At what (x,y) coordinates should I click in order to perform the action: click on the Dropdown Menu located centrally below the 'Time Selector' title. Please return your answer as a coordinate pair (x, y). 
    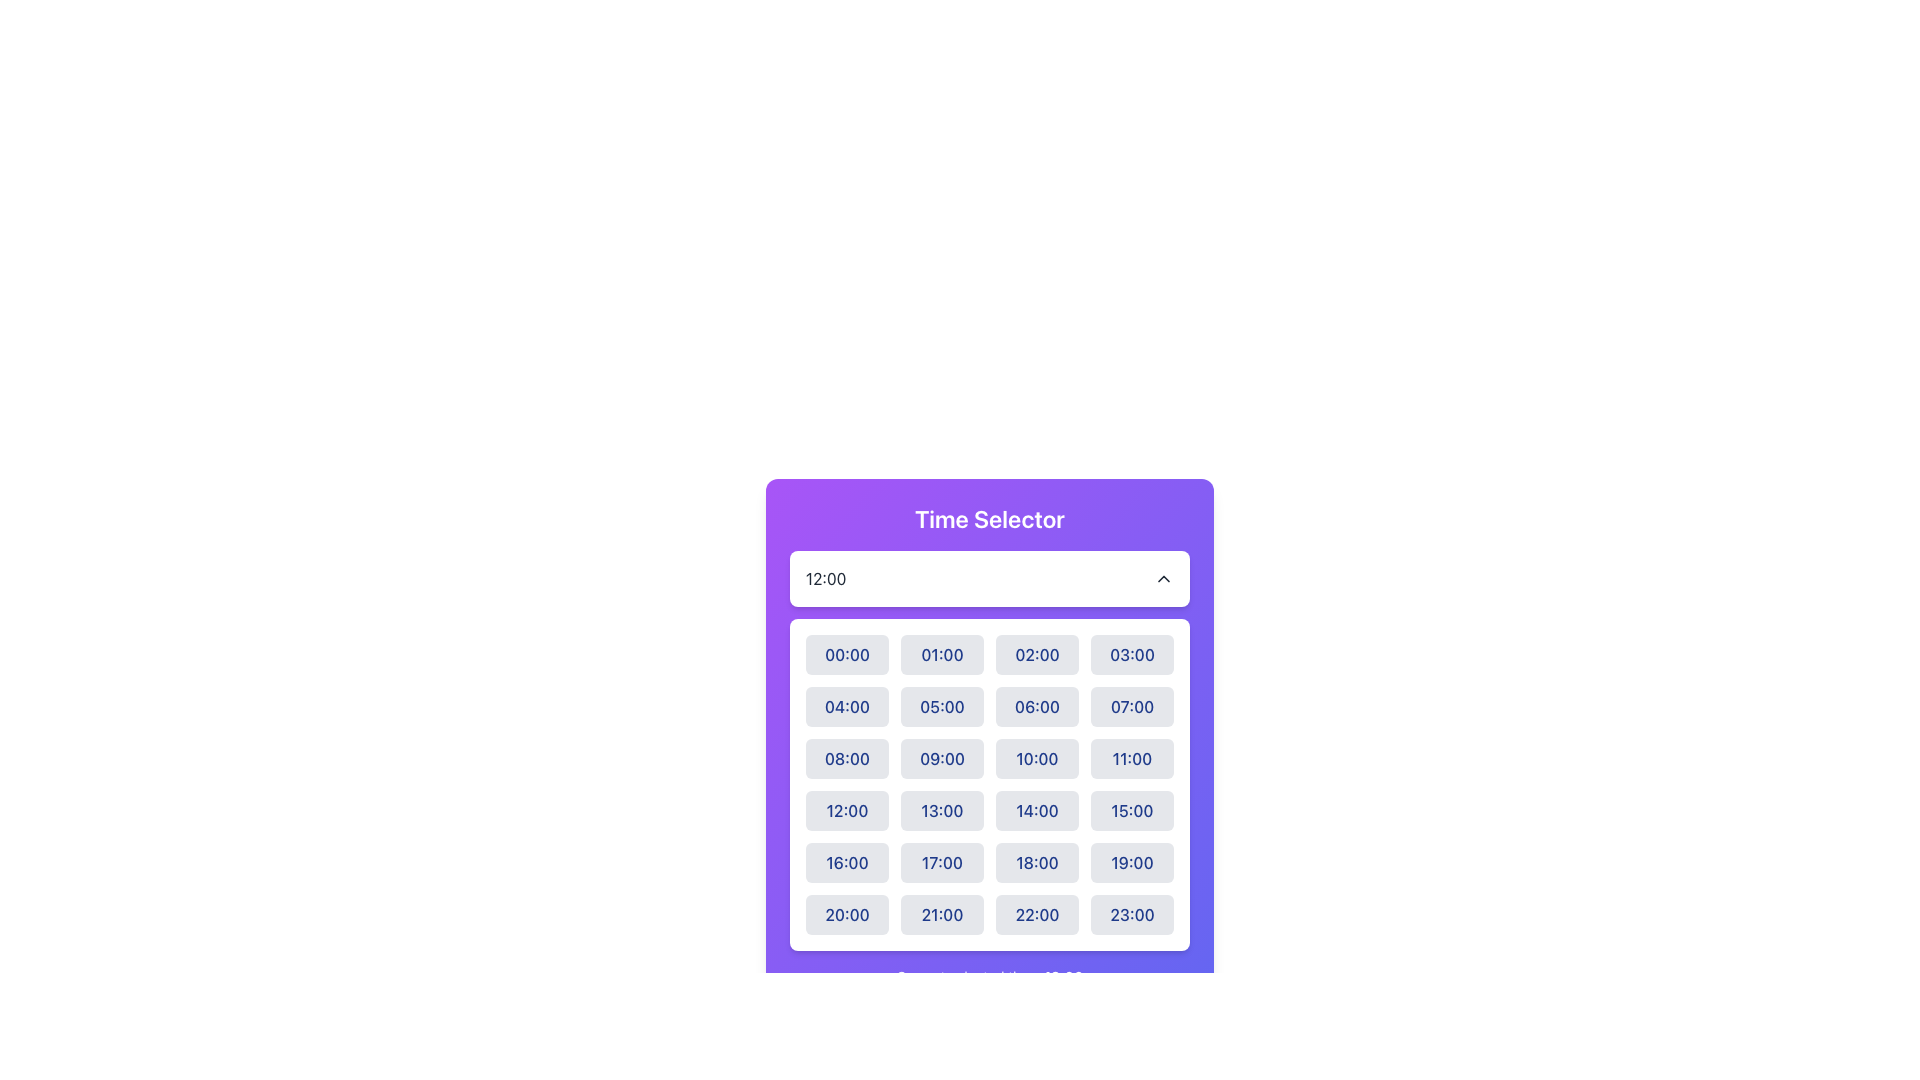
    Looking at the image, I should click on (989, 578).